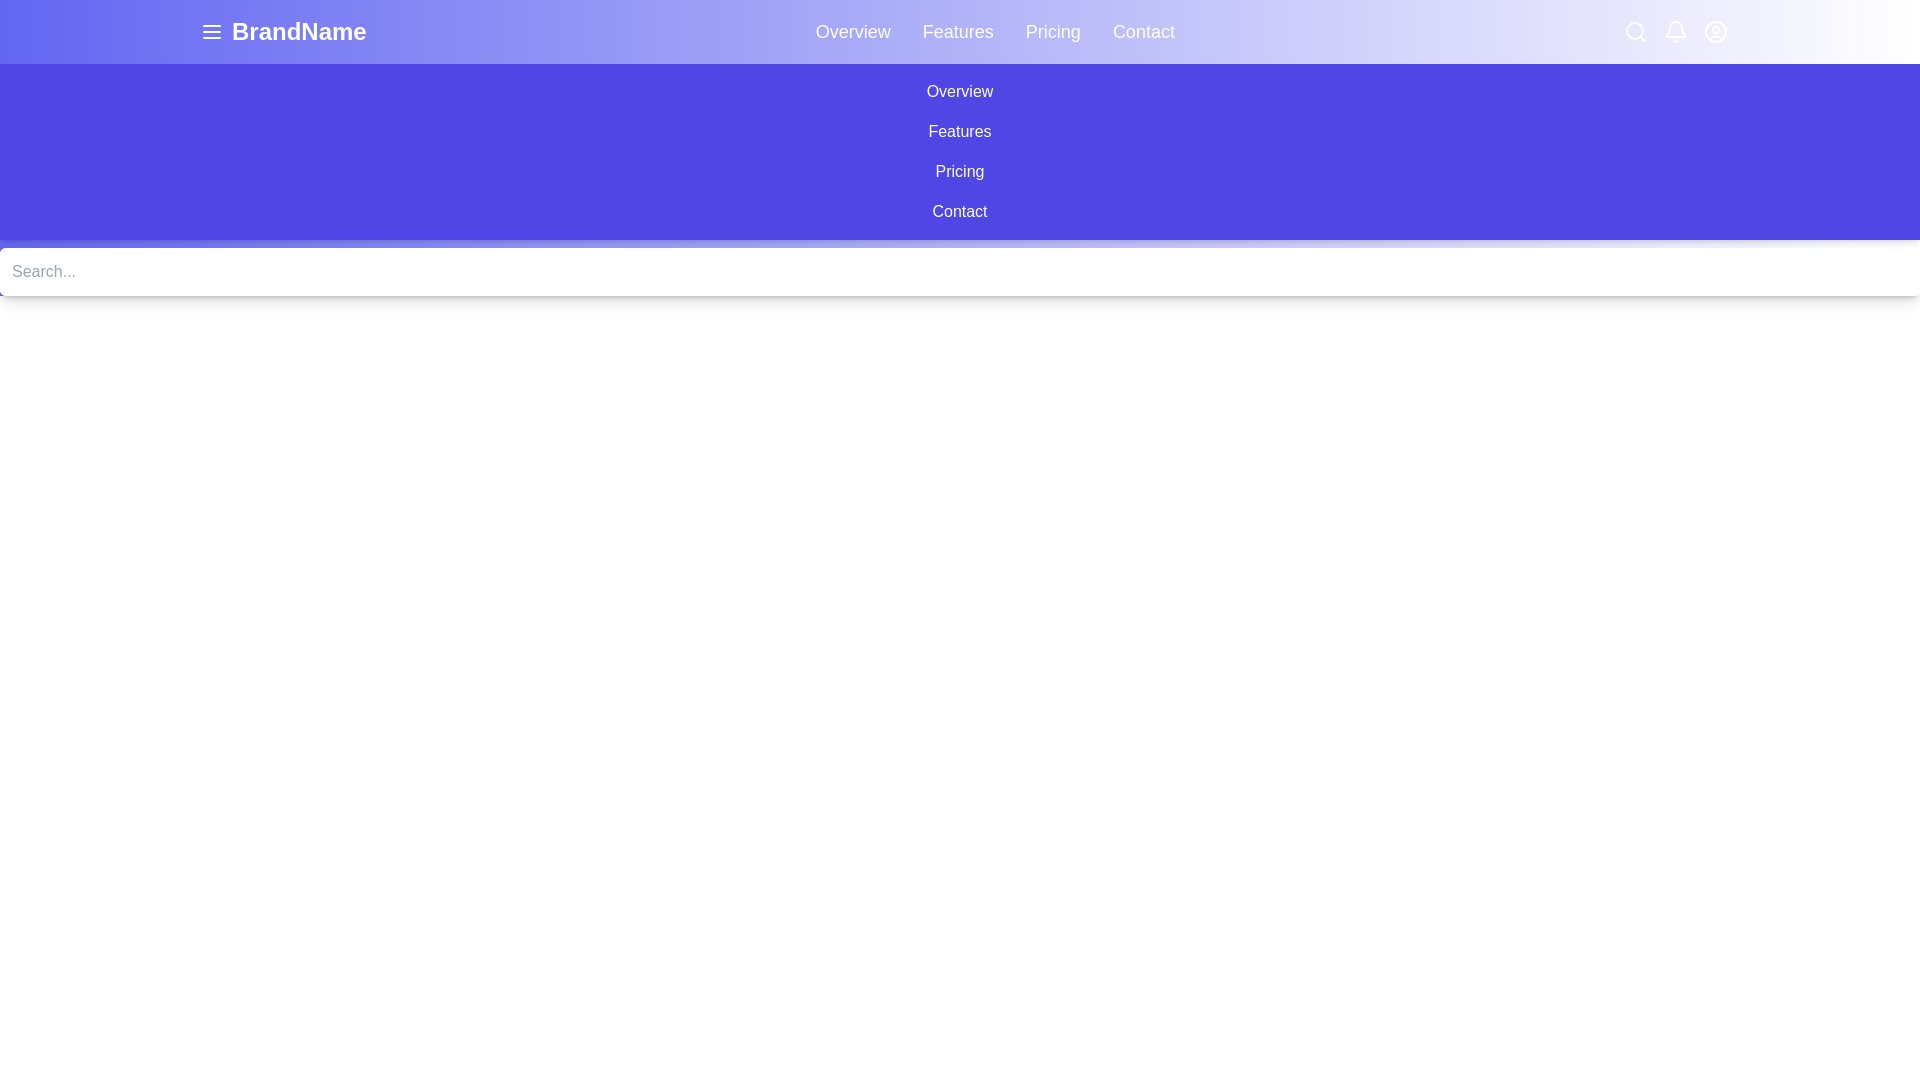 This screenshot has height=1080, width=1920. Describe the element at coordinates (960, 171) in the screenshot. I see `the 'Pricing' button in the navigation menu, which is a blue rectangular segment with white text, located below 'Features' and above 'Contact'` at that location.